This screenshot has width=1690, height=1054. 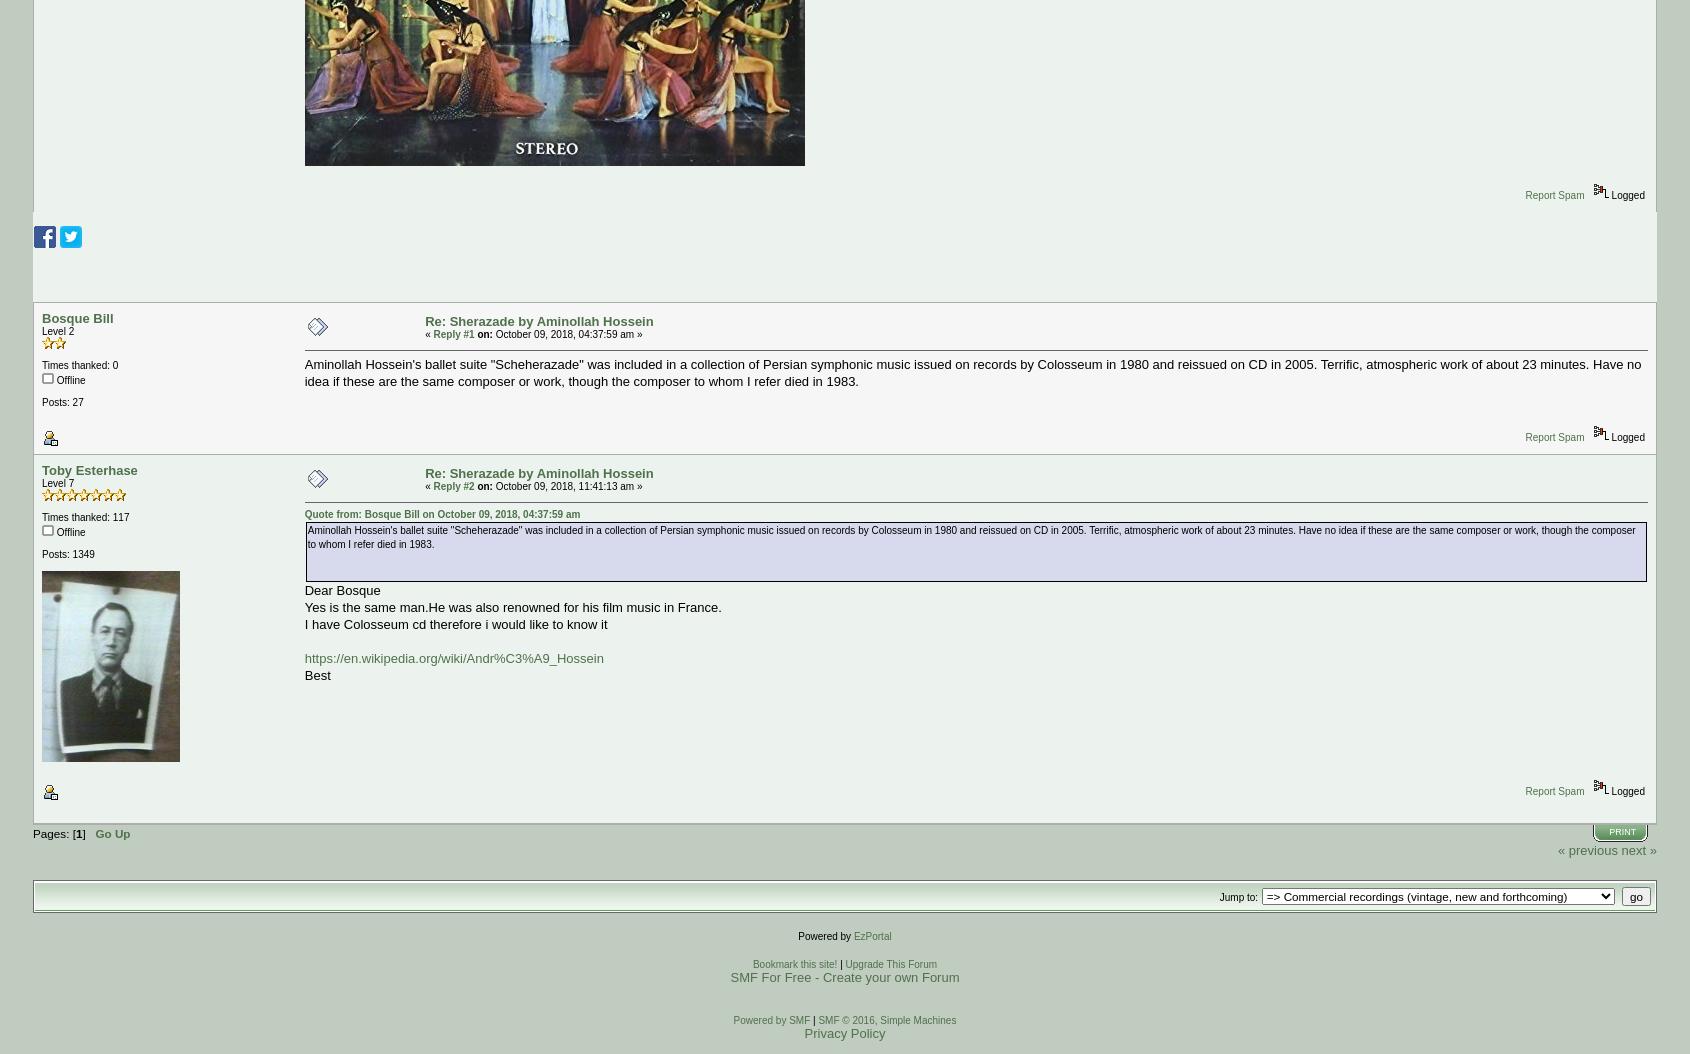 I want to click on 'I have Colosseum cd therefore i would like to know it', so click(x=455, y=623).